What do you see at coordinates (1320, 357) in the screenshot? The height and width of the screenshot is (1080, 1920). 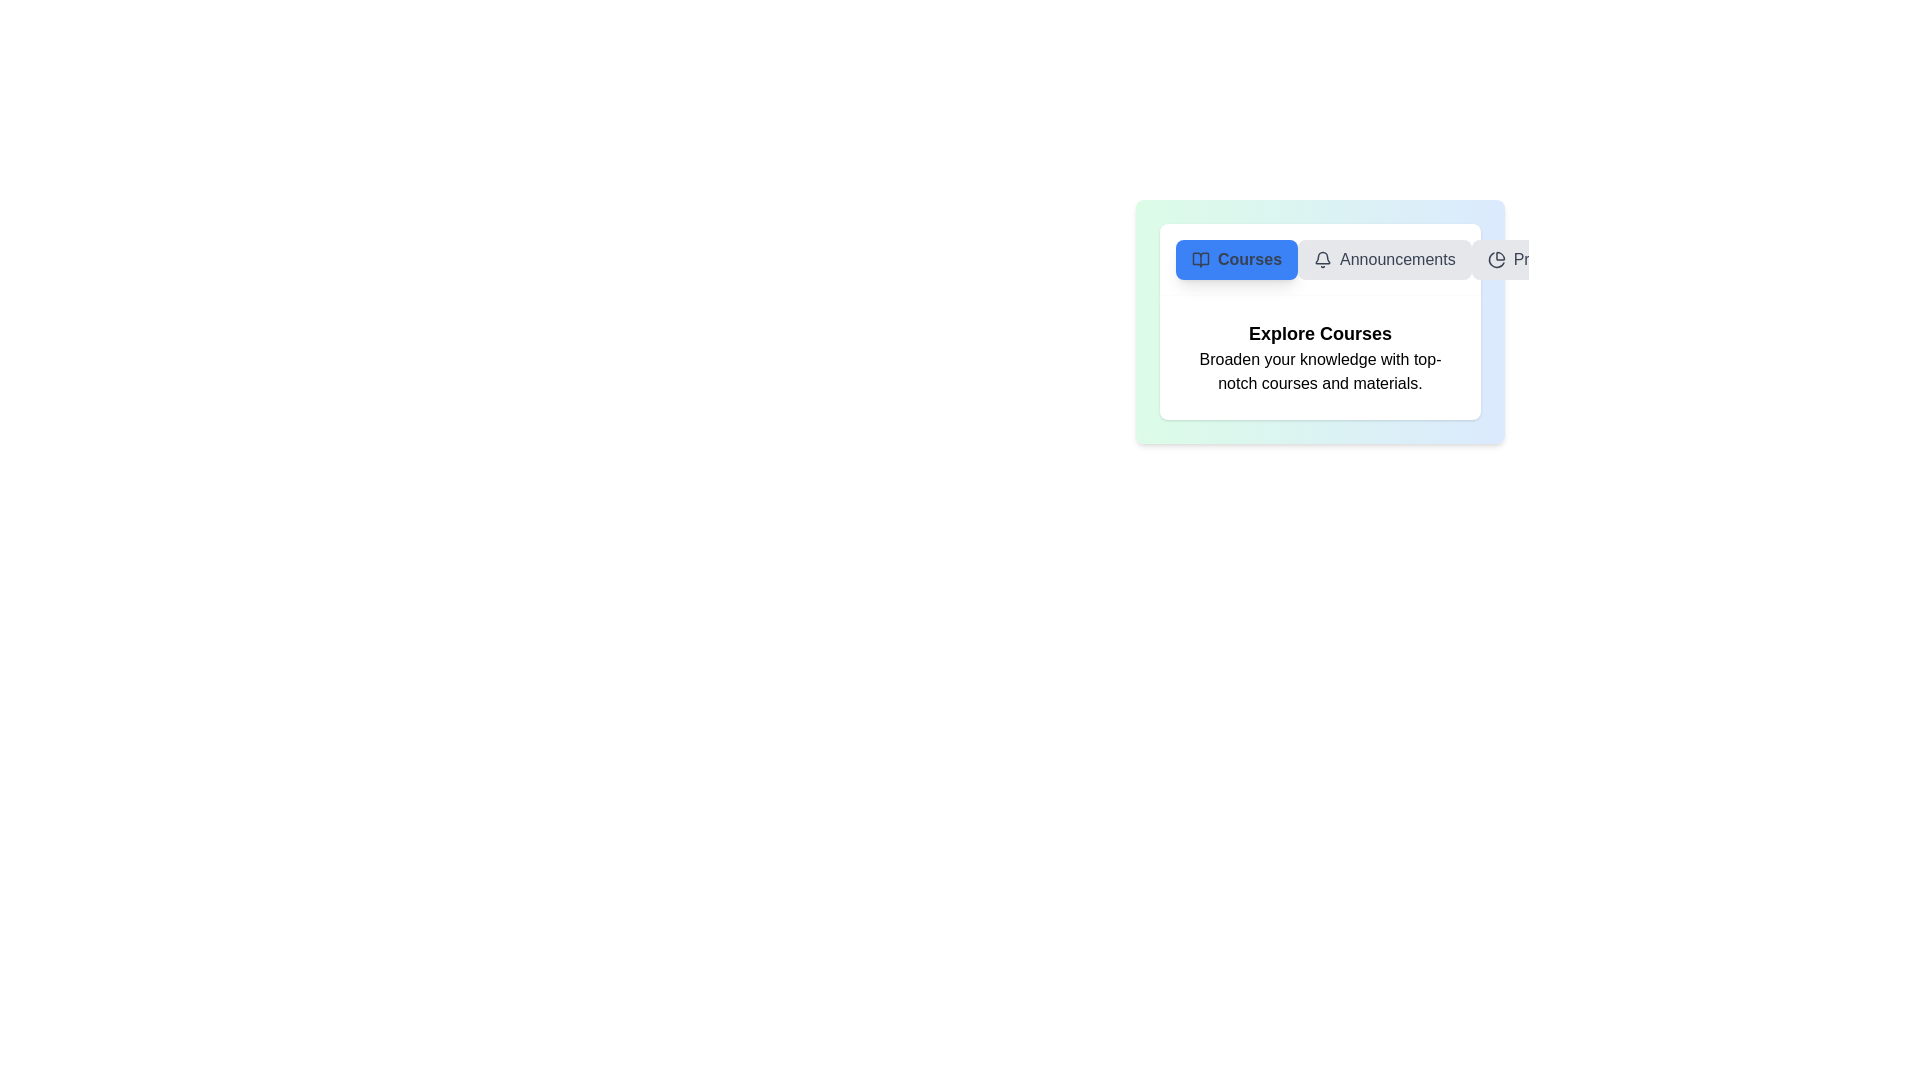 I see `the text block showcasing a call-to-action message for educational courses and resources, located below the navigation bar with a gradient background` at bounding box center [1320, 357].